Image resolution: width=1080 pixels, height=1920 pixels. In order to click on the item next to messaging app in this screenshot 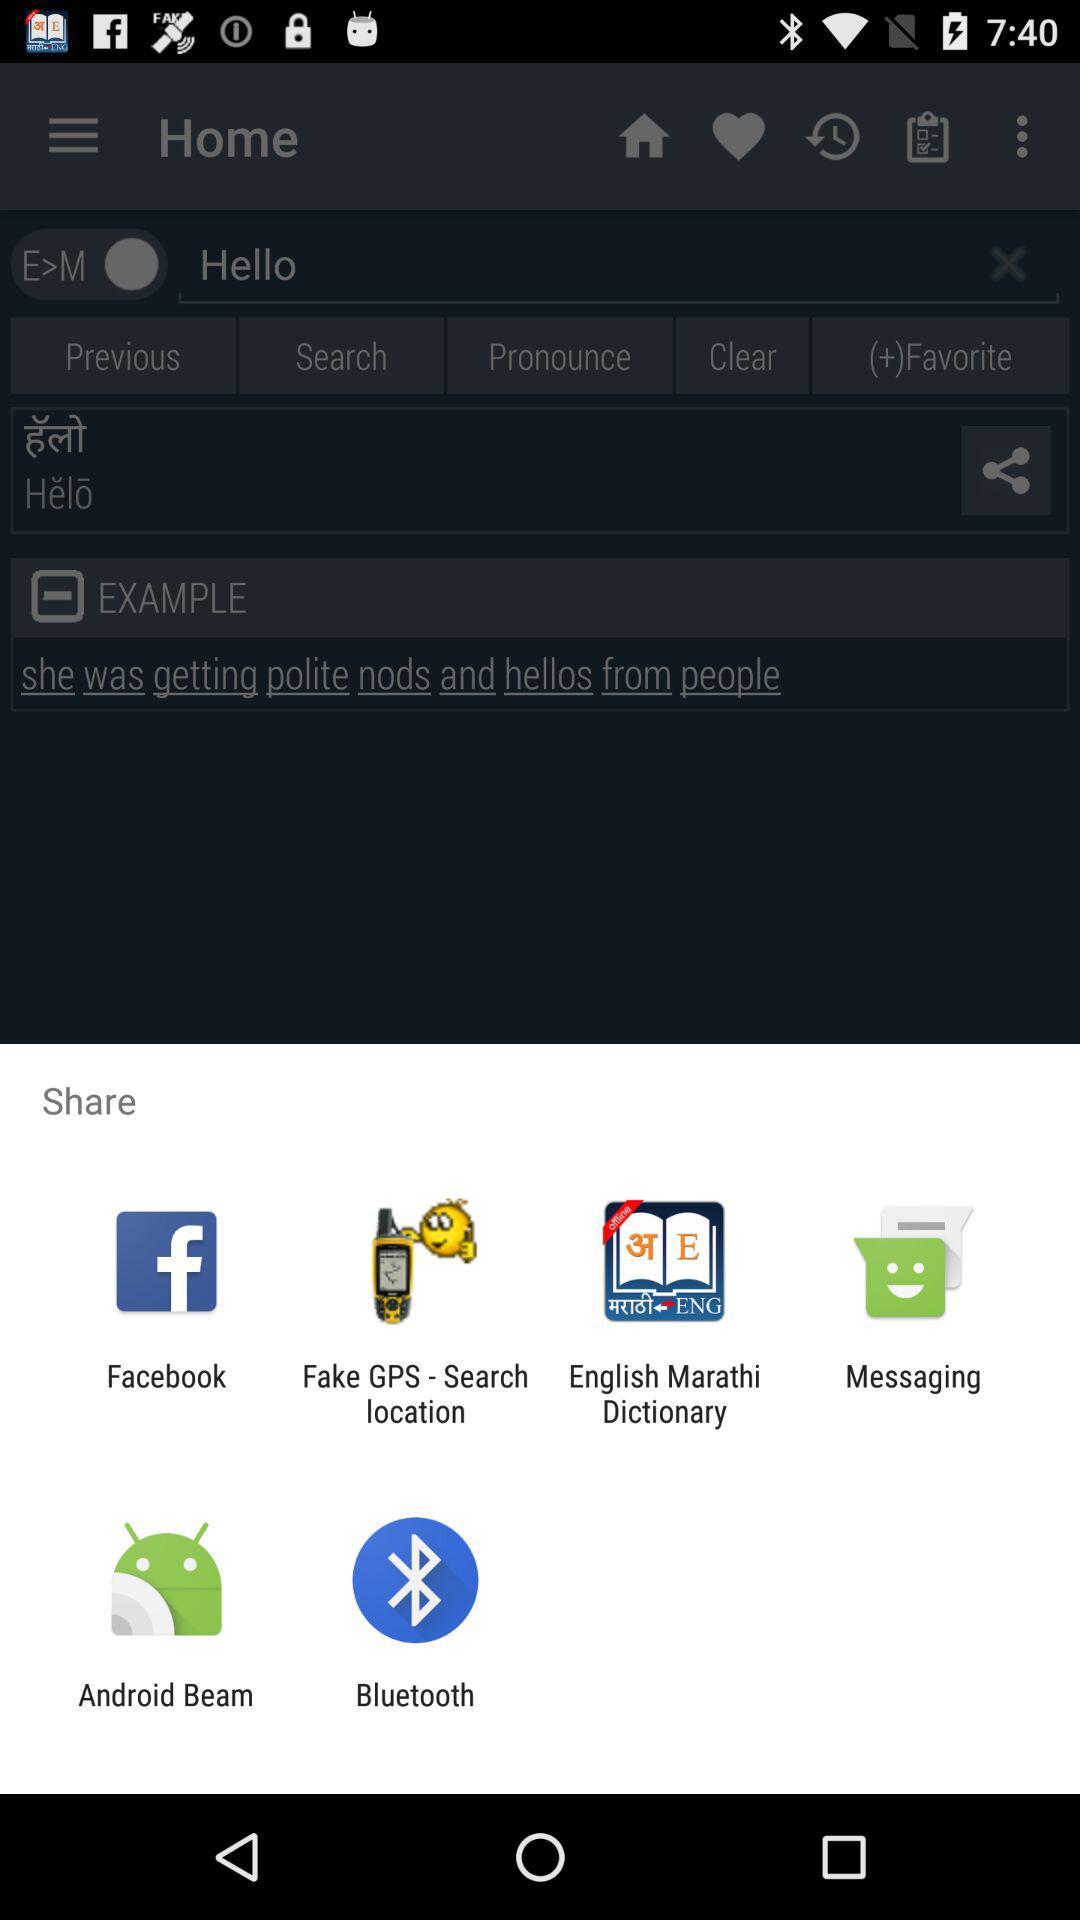, I will do `click(664, 1392)`.